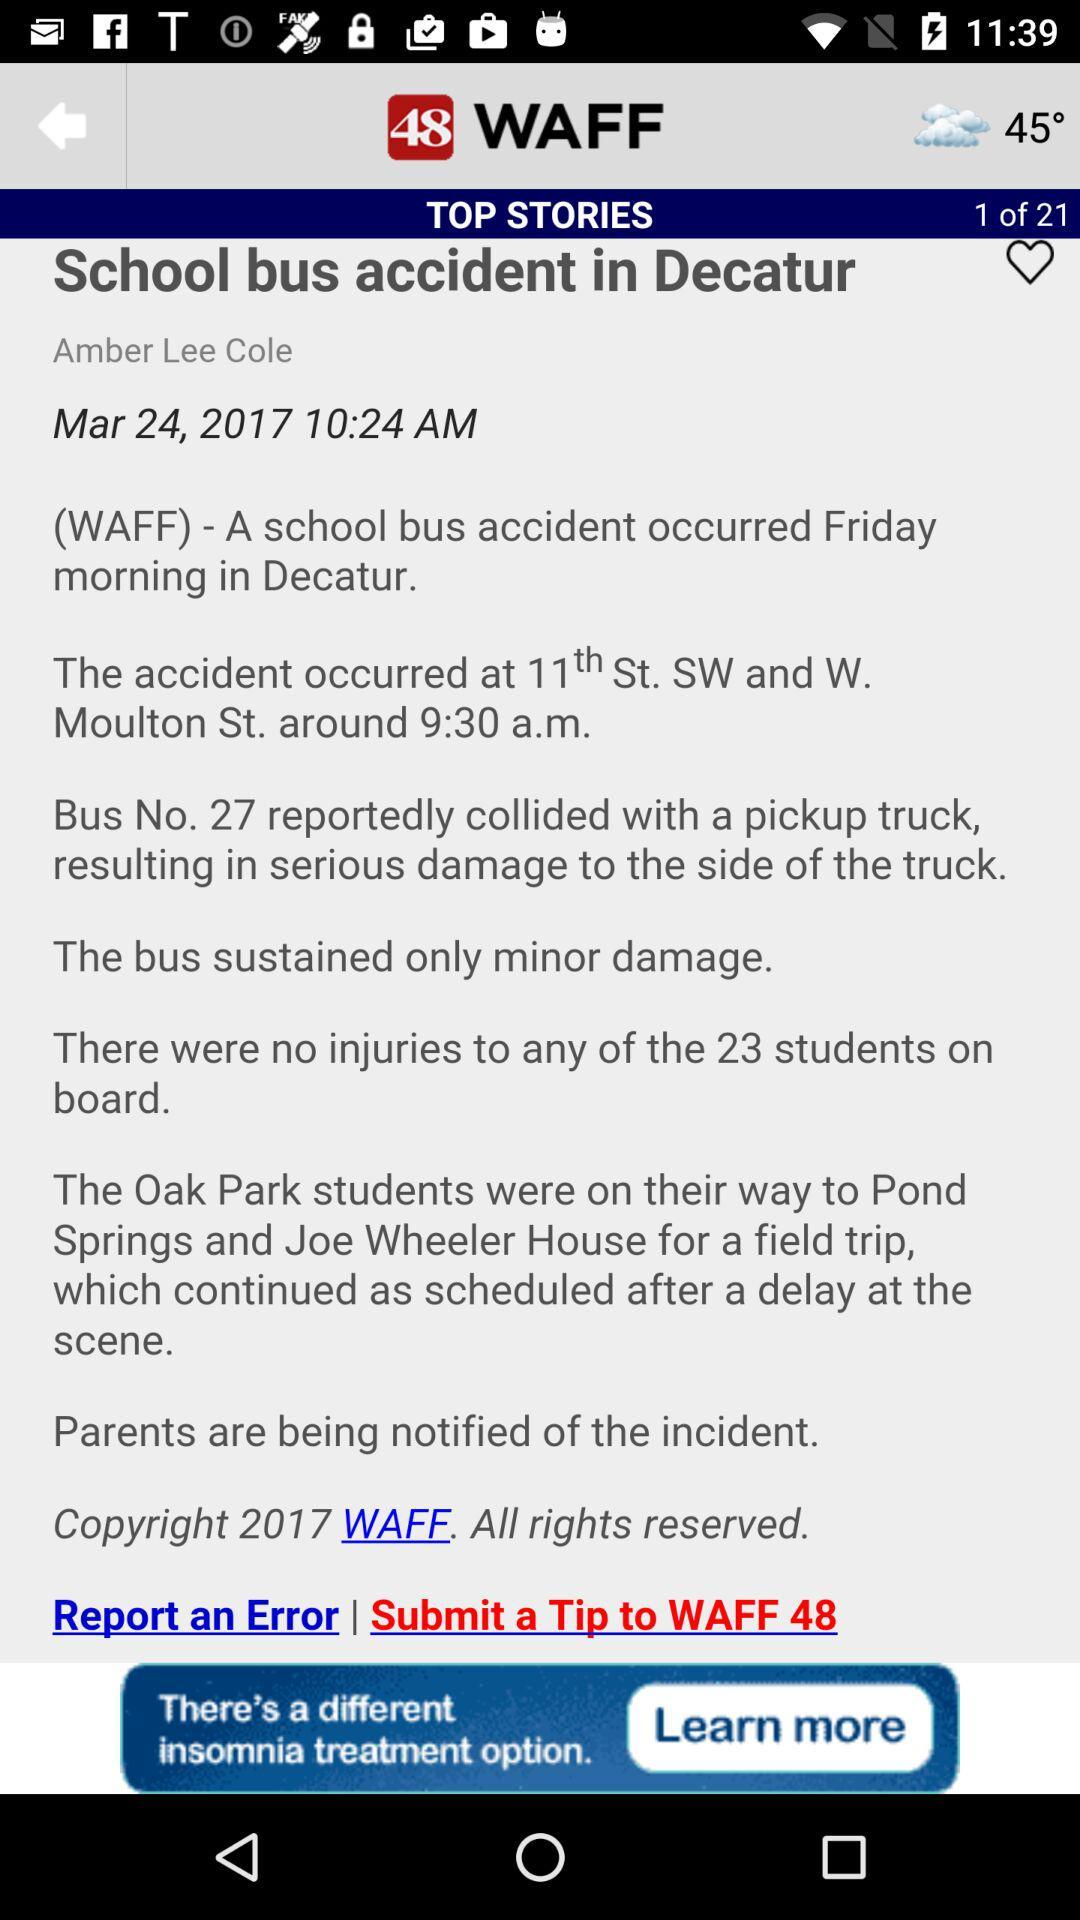 The image size is (1080, 1920). I want to click on 48 waff homepage, so click(540, 124).